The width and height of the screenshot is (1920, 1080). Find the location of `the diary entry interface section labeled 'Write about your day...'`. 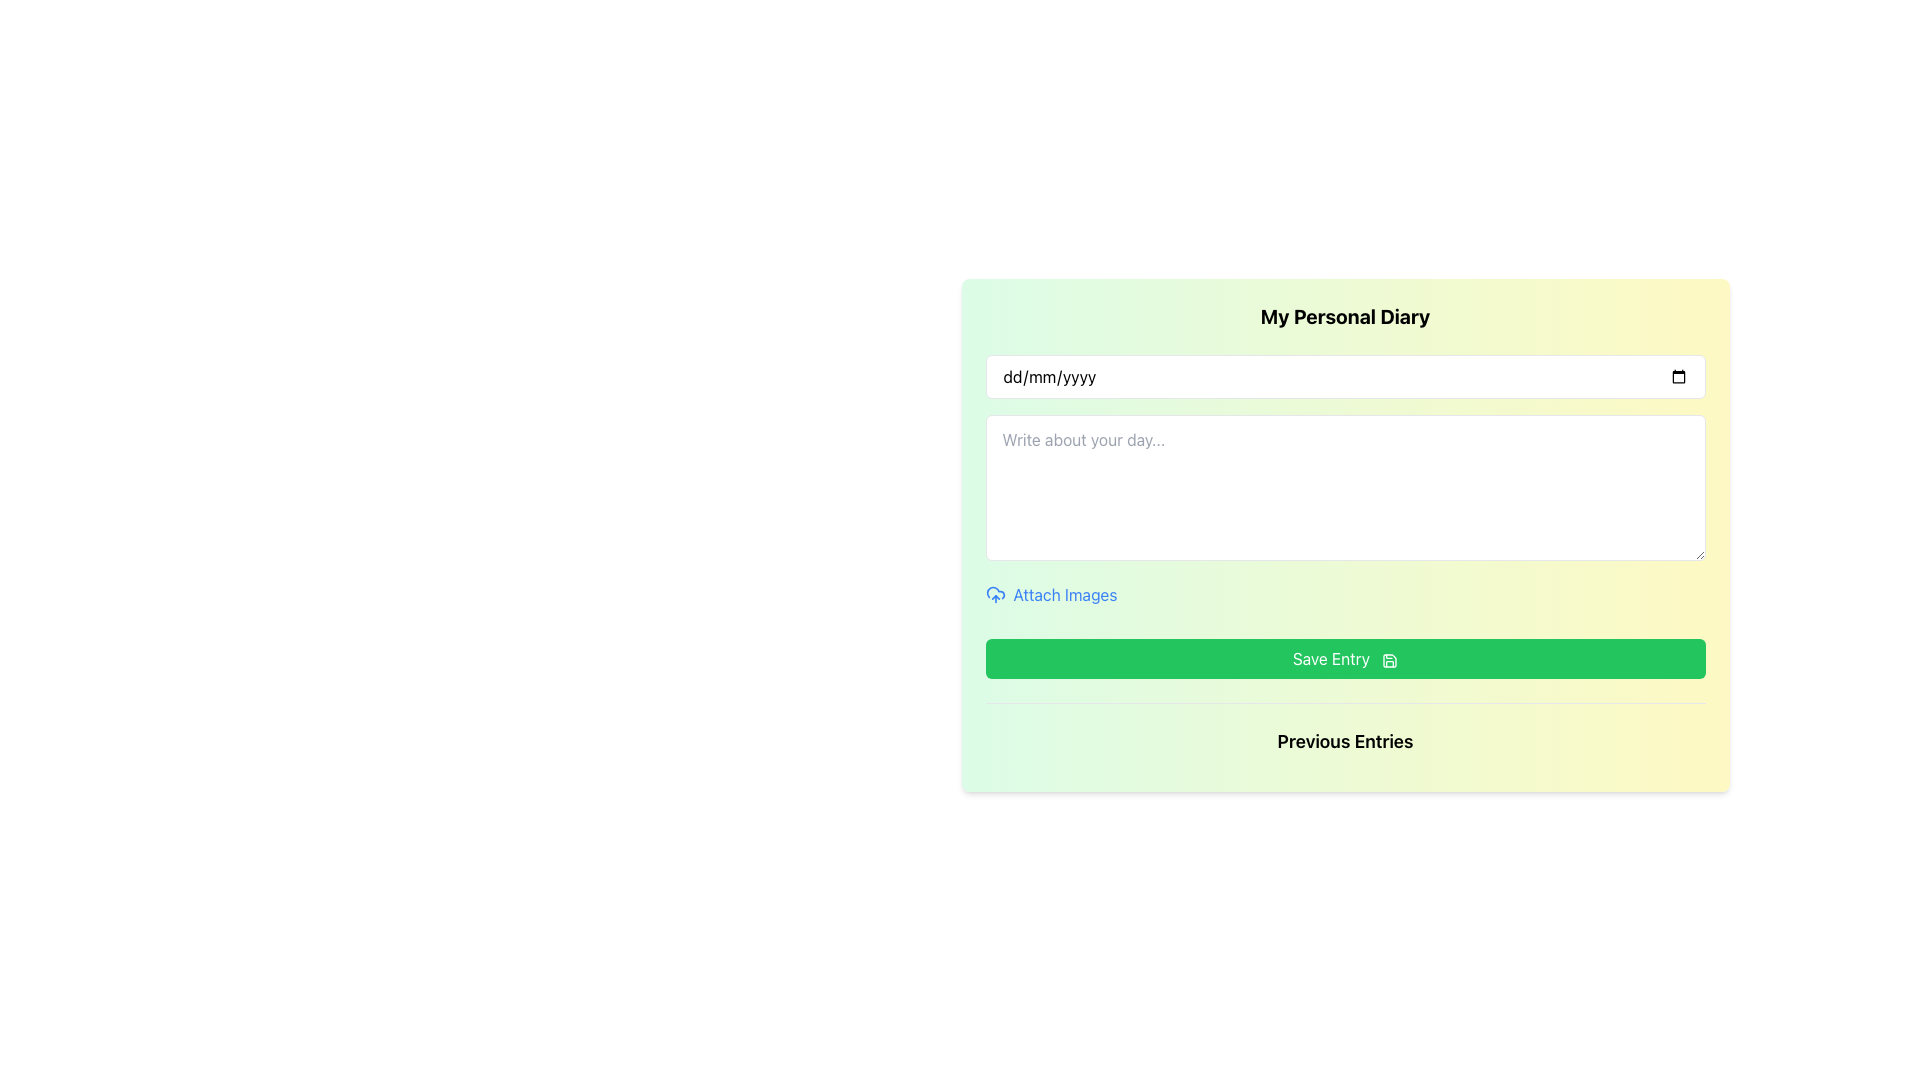

the diary entry interface section labeled 'Write about your day...' is located at coordinates (1345, 515).